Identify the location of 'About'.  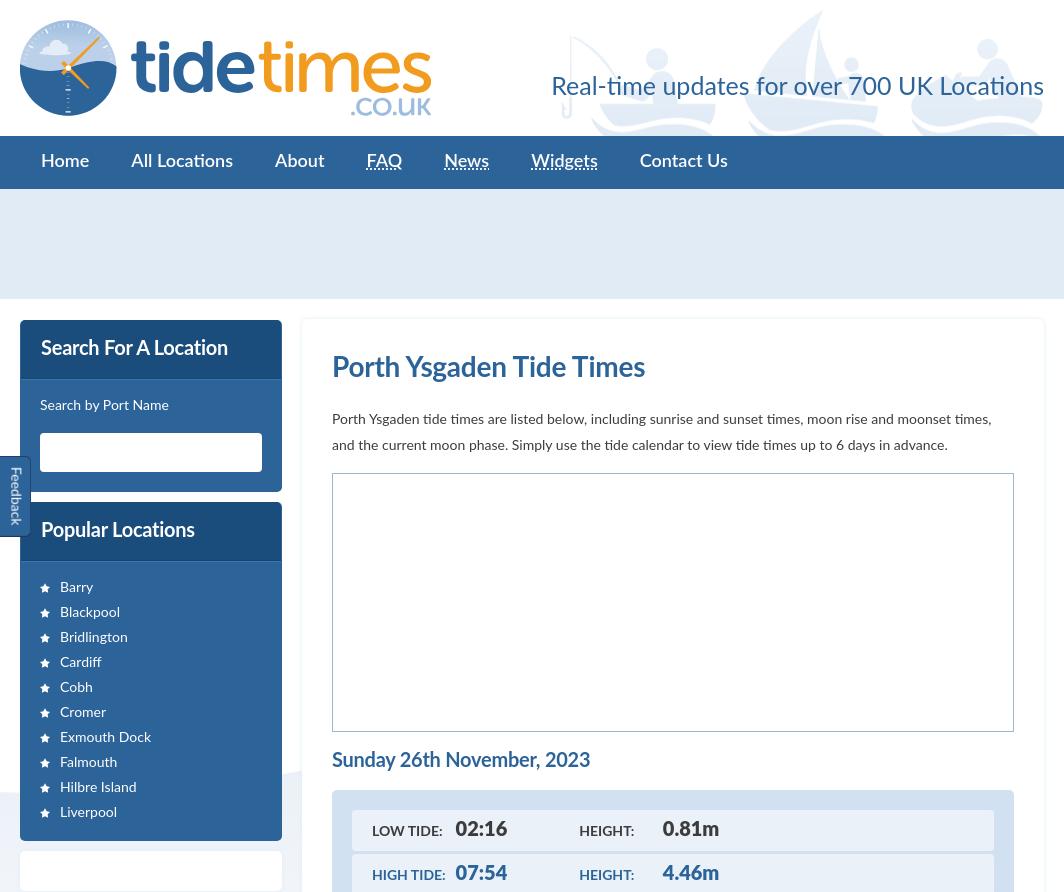
(299, 160).